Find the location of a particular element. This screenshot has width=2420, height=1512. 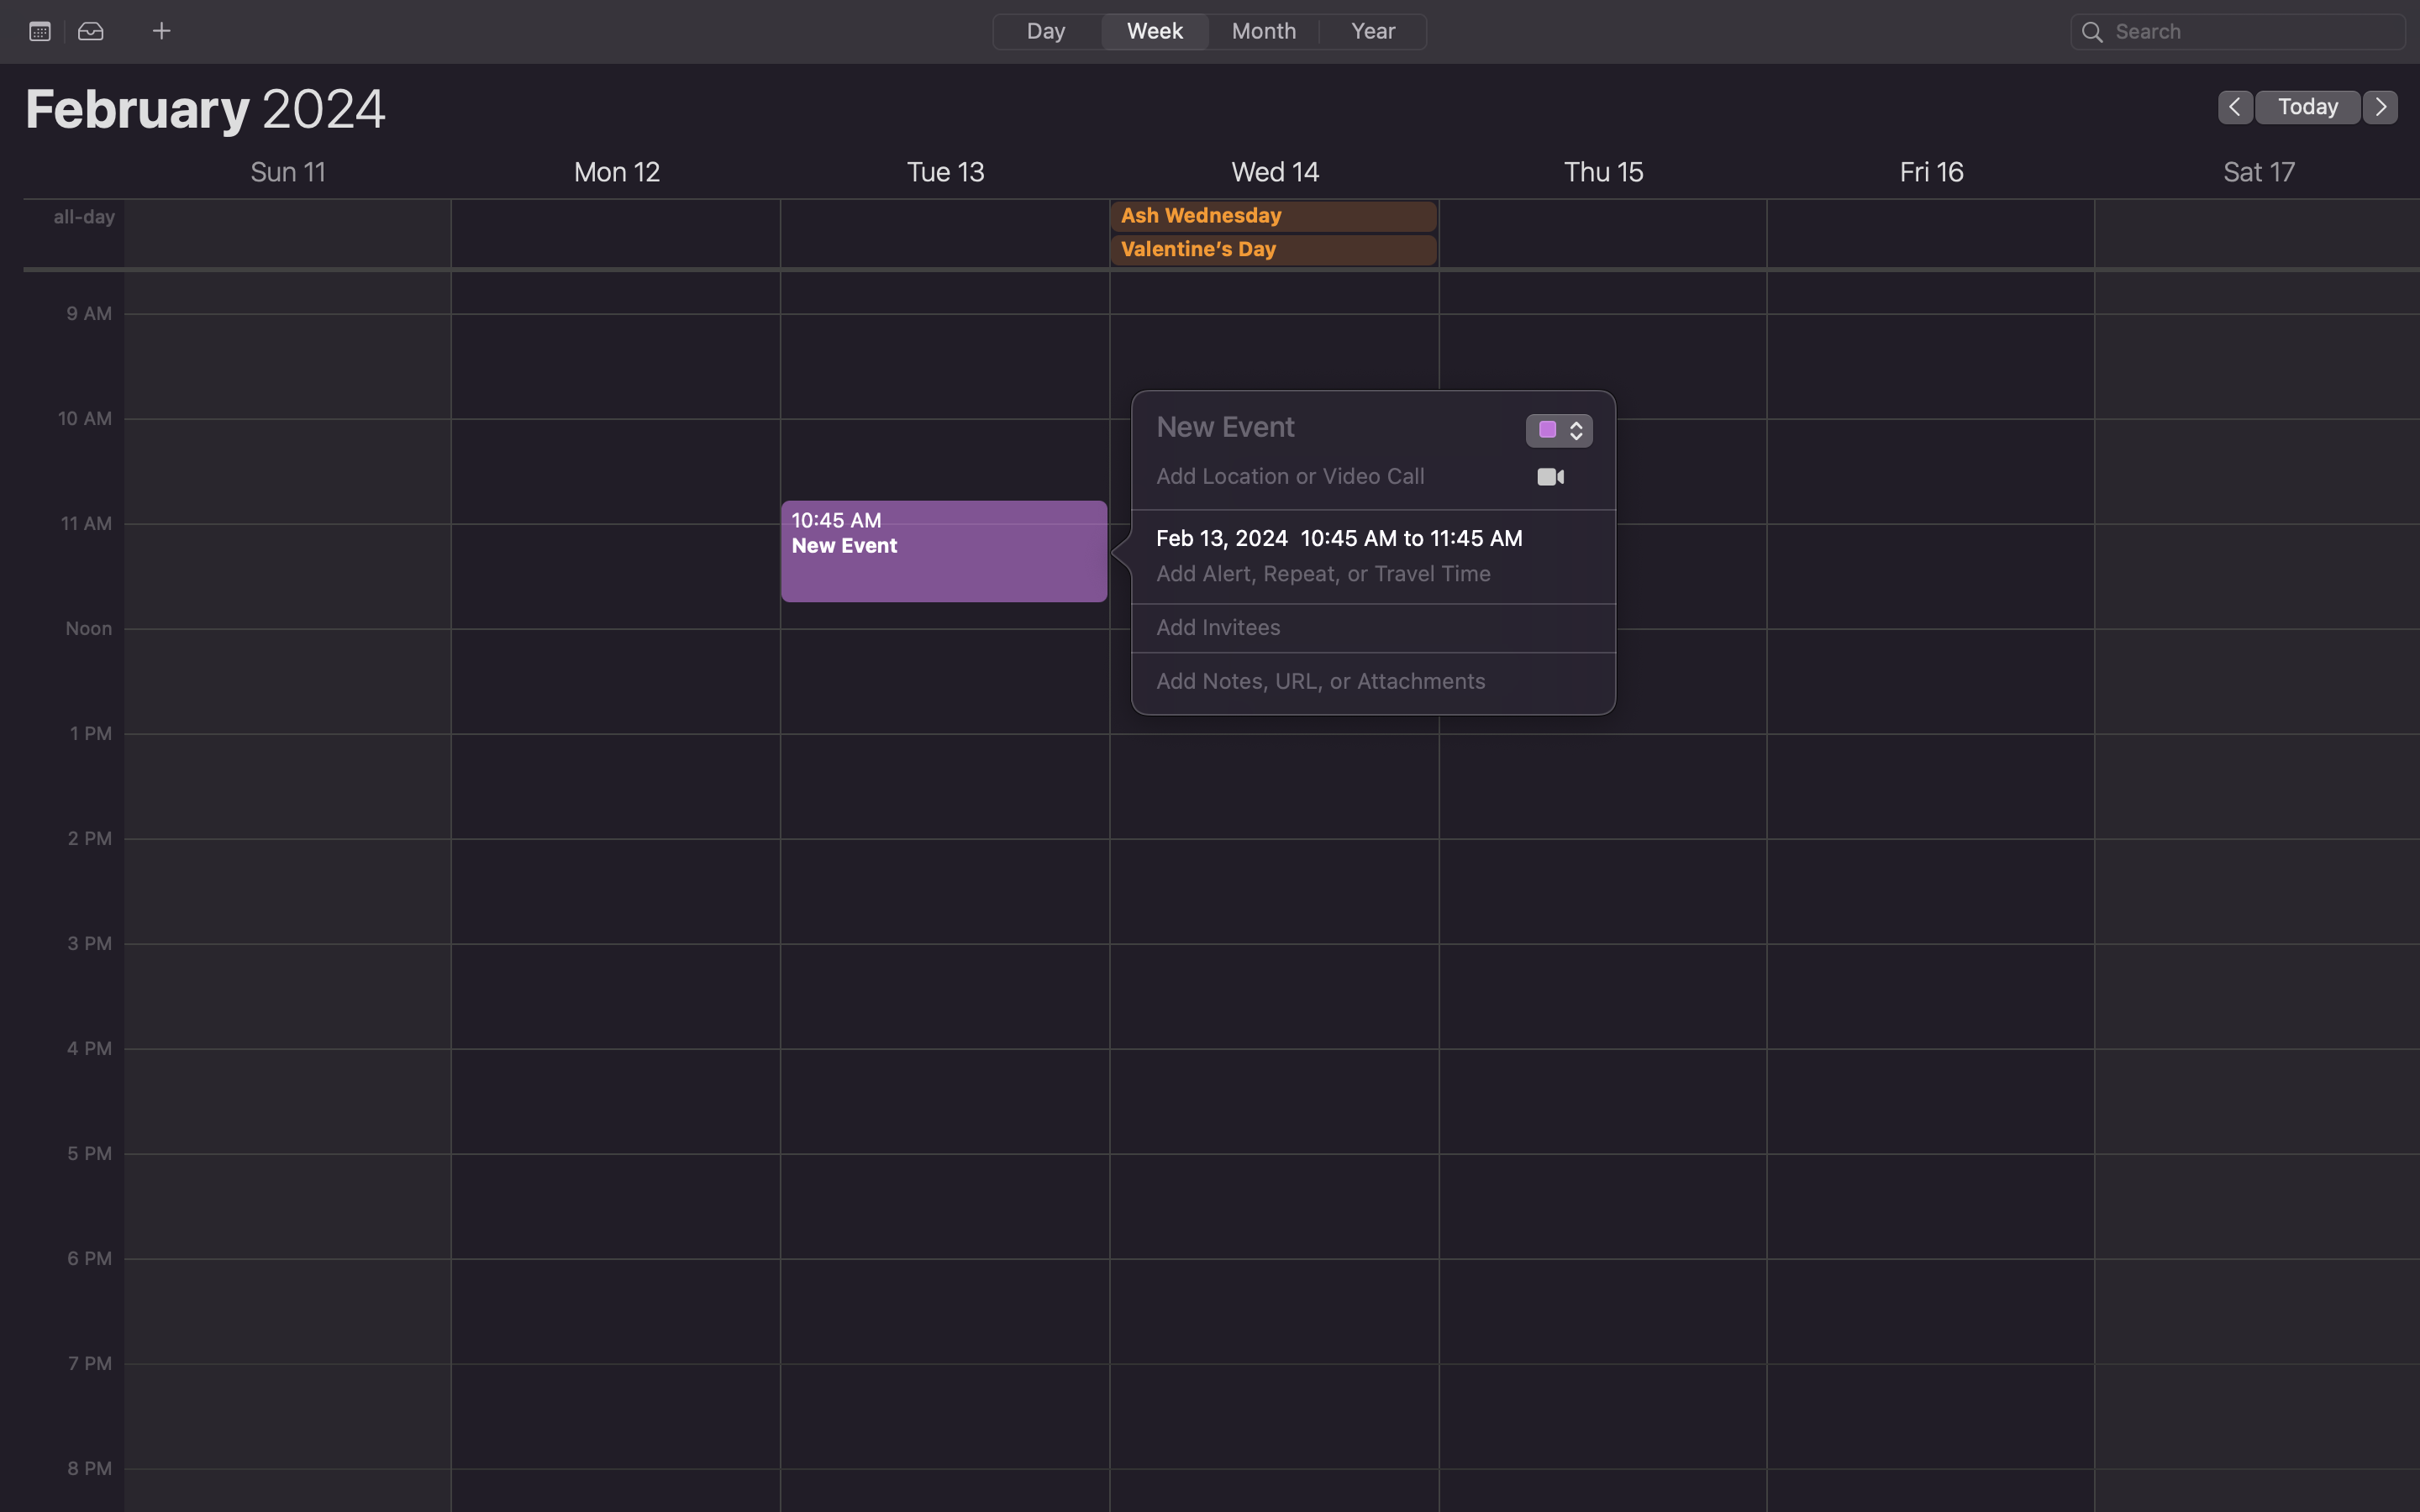

Enter "Conference Room 2" into the location field is located at coordinates (1326, 483).